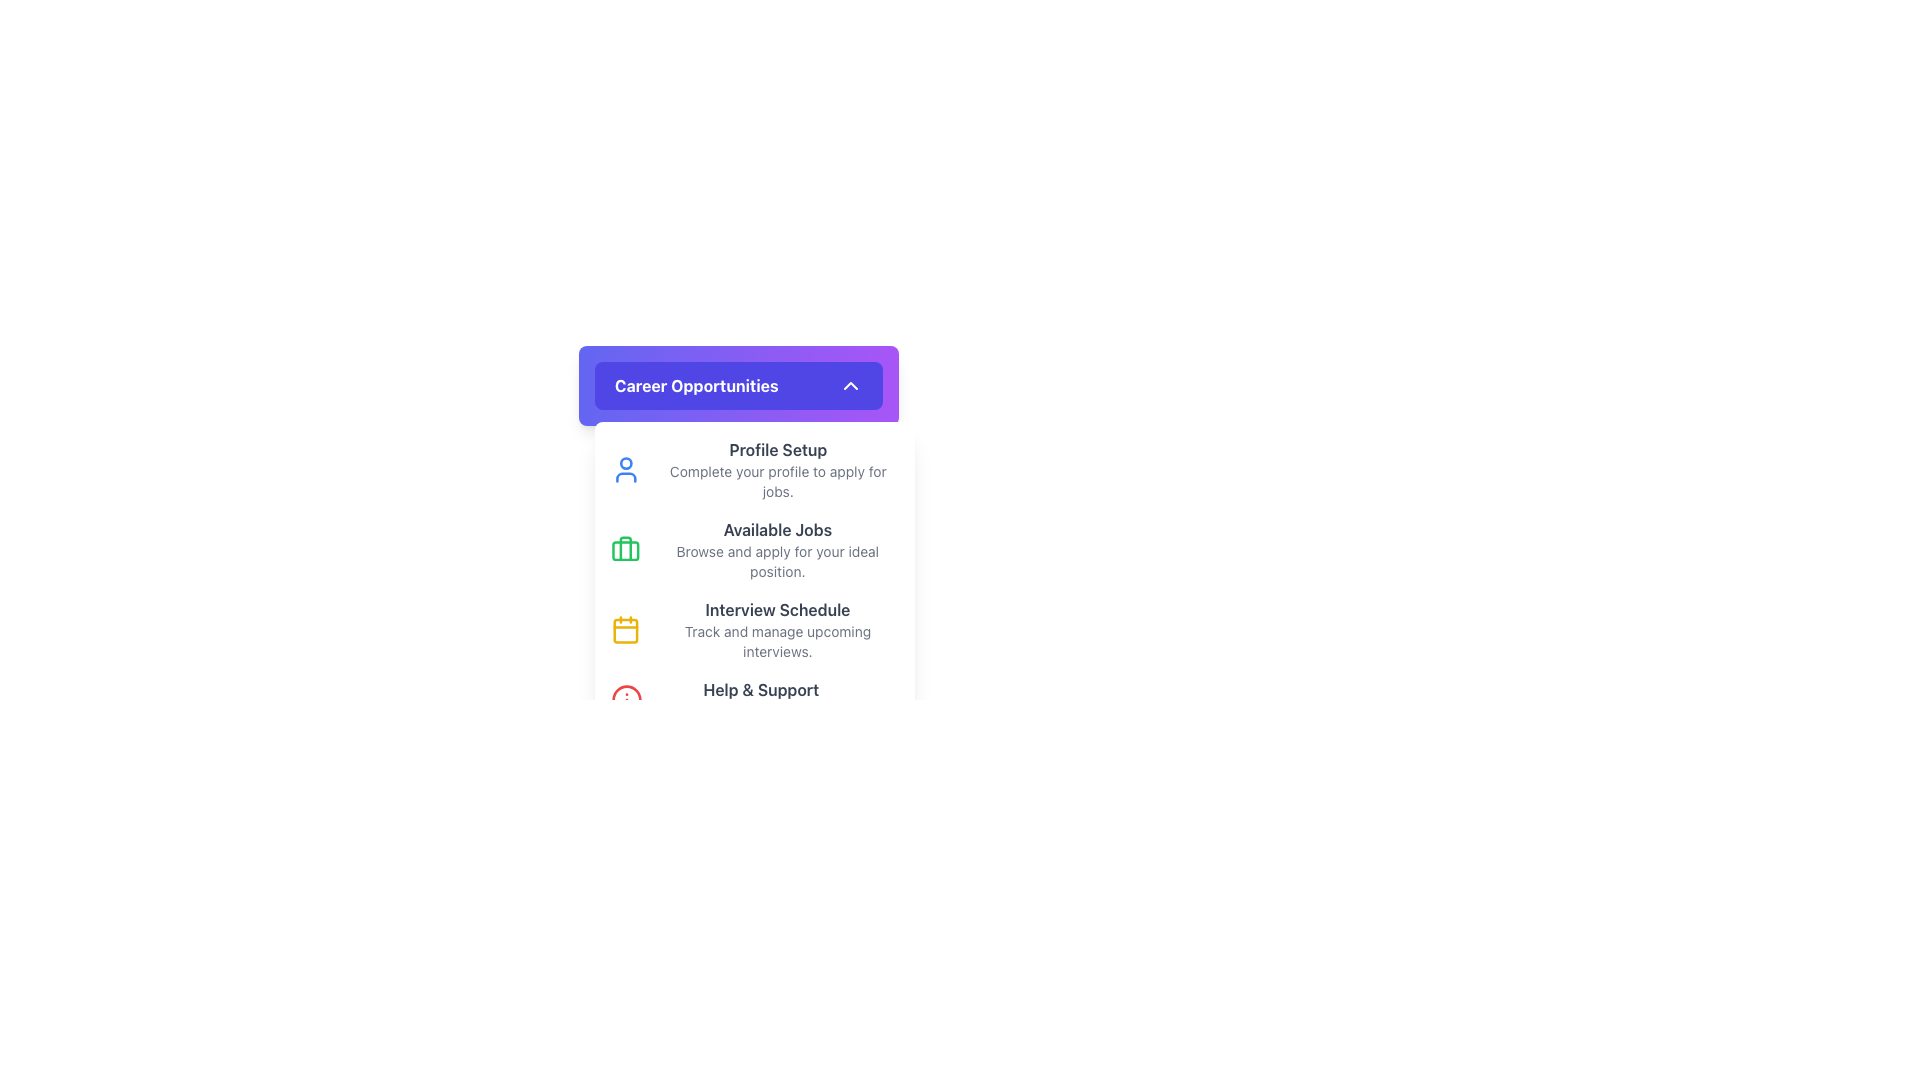 This screenshot has height=1080, width=1920. Describe the element at coordinates (850, 385) in the screenshot. I see `the chevron-up icon located at the top-right end of the 'Career Opportunities' button` at that location.